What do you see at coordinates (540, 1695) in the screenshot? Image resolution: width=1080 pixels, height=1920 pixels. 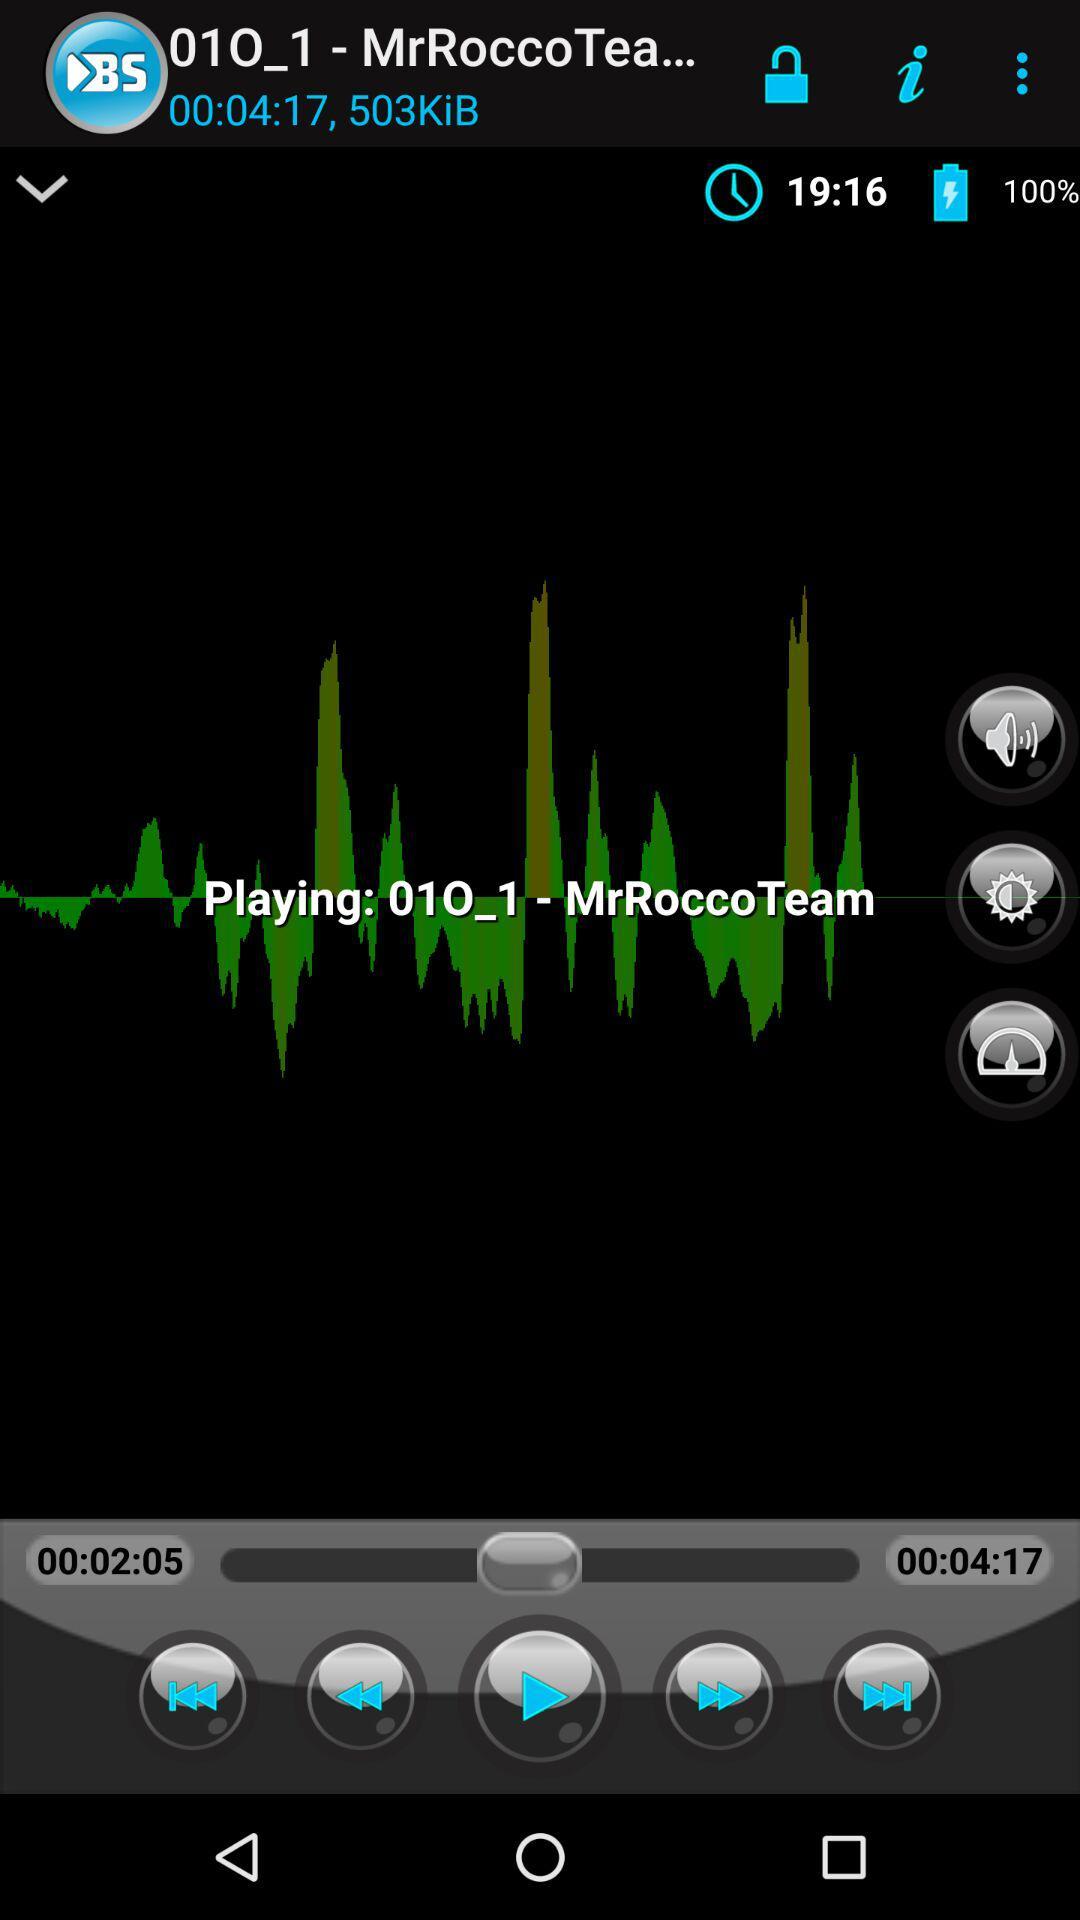 I see `start playing` at bounding box center [540, 1695].